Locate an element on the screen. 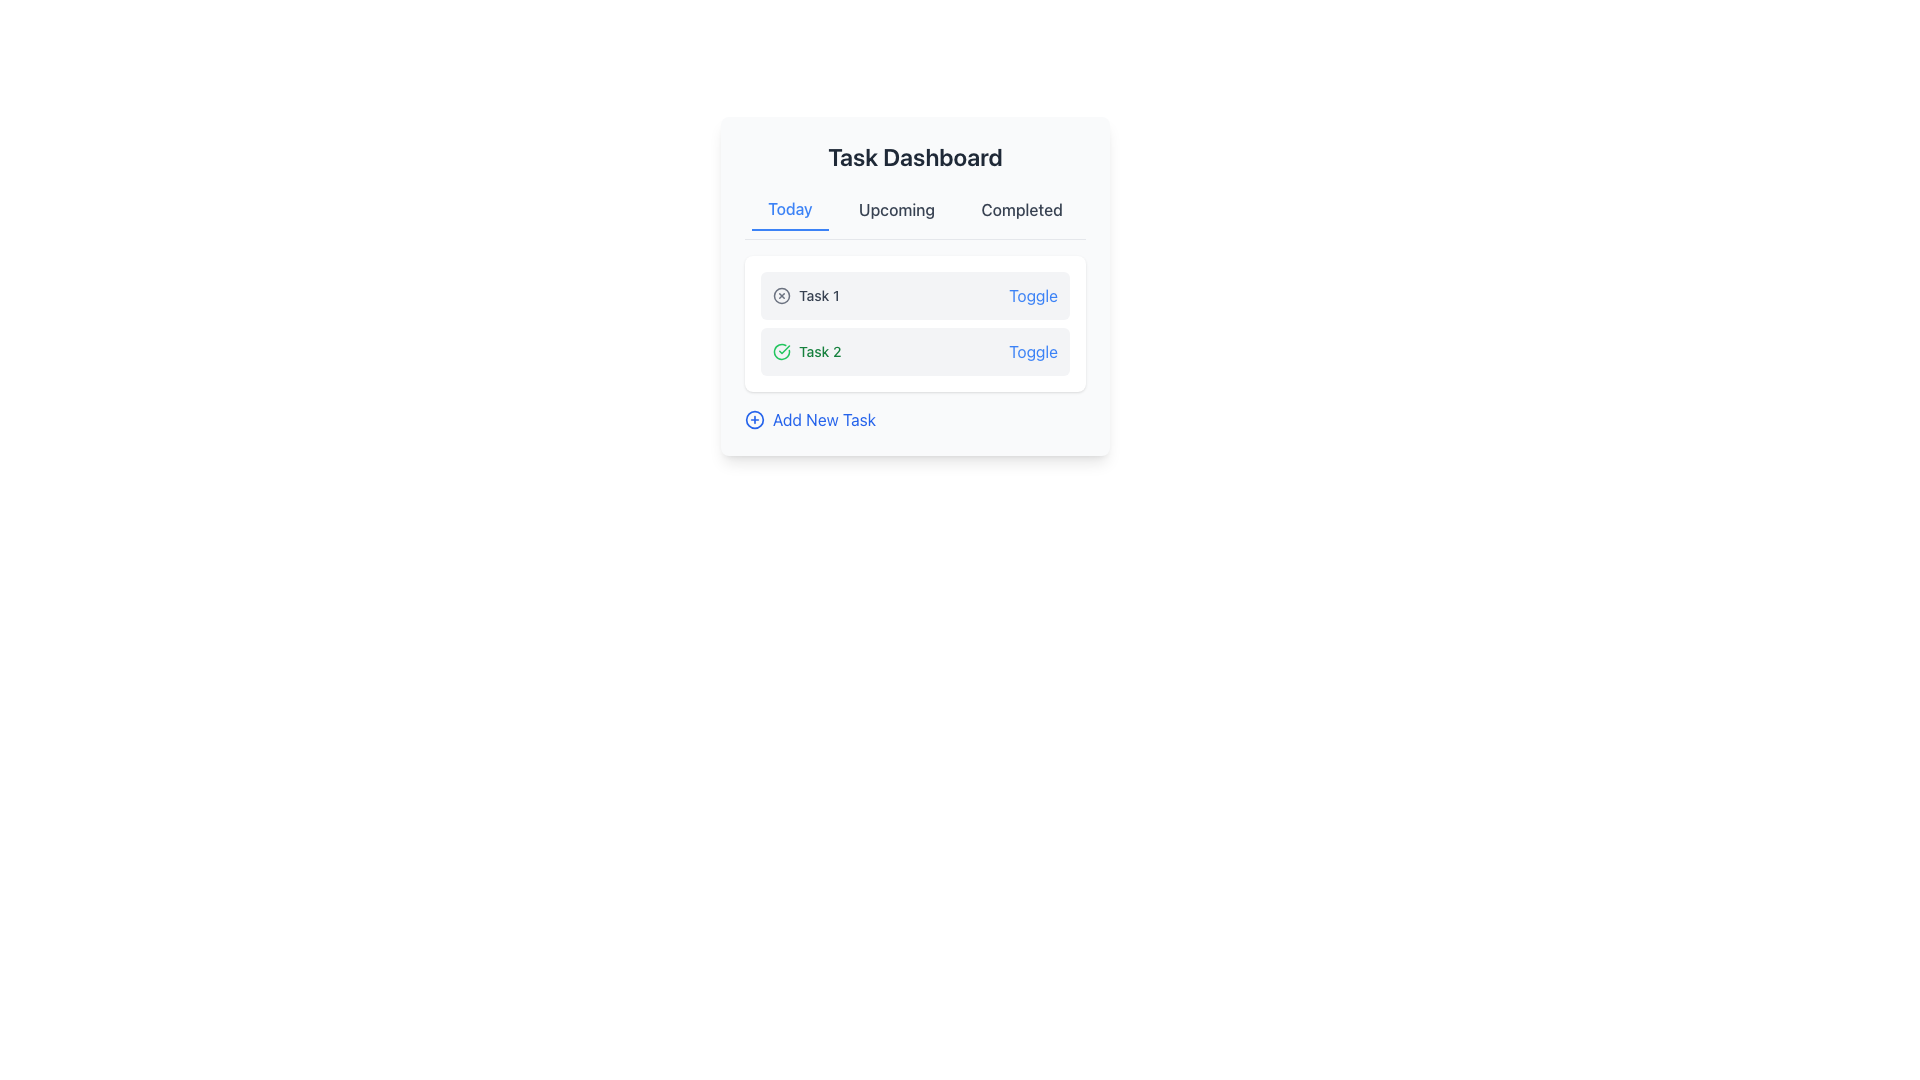  the task-specific icons on the first List card in the 'Task Dashboard' section under the 'Today' tab is located at coordinates (914, 286).